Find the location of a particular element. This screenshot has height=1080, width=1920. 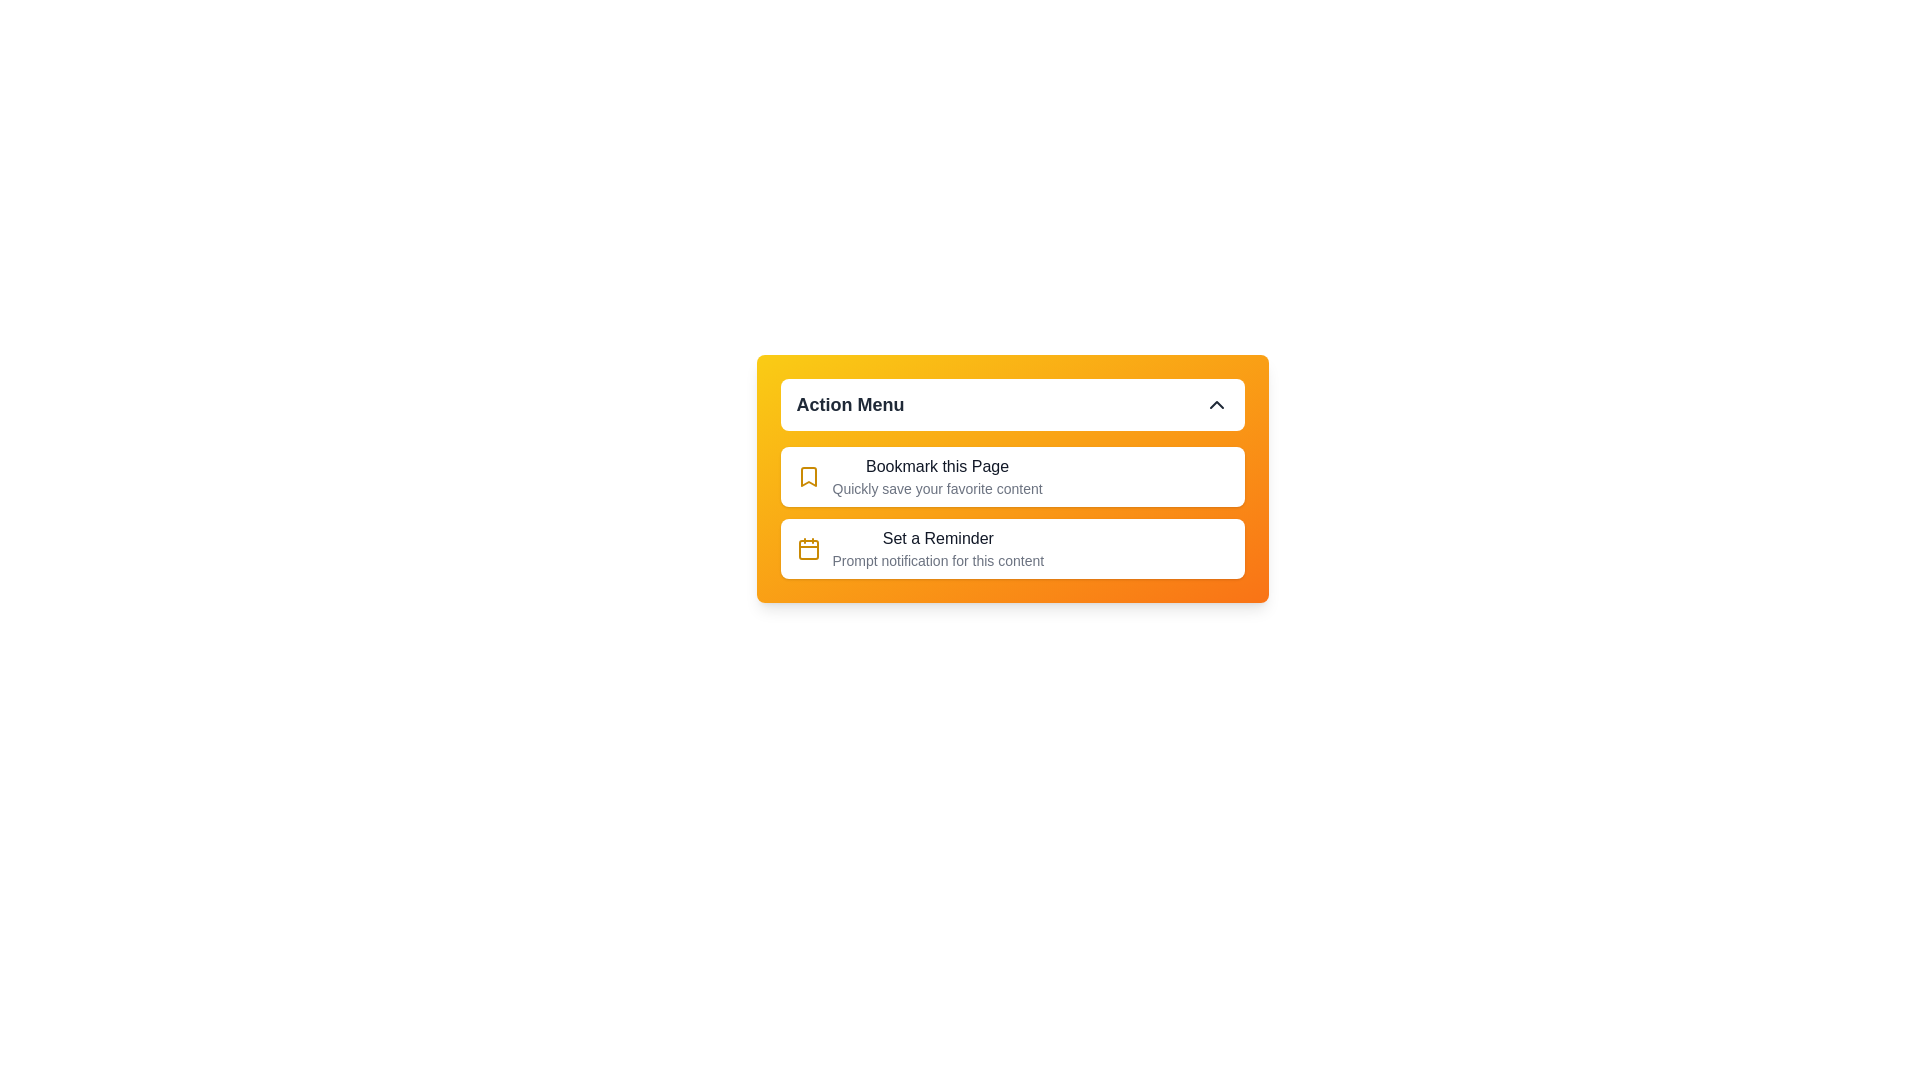

the menu item labeled 'Bookmark this Page' is located at coordinates (918, 466).